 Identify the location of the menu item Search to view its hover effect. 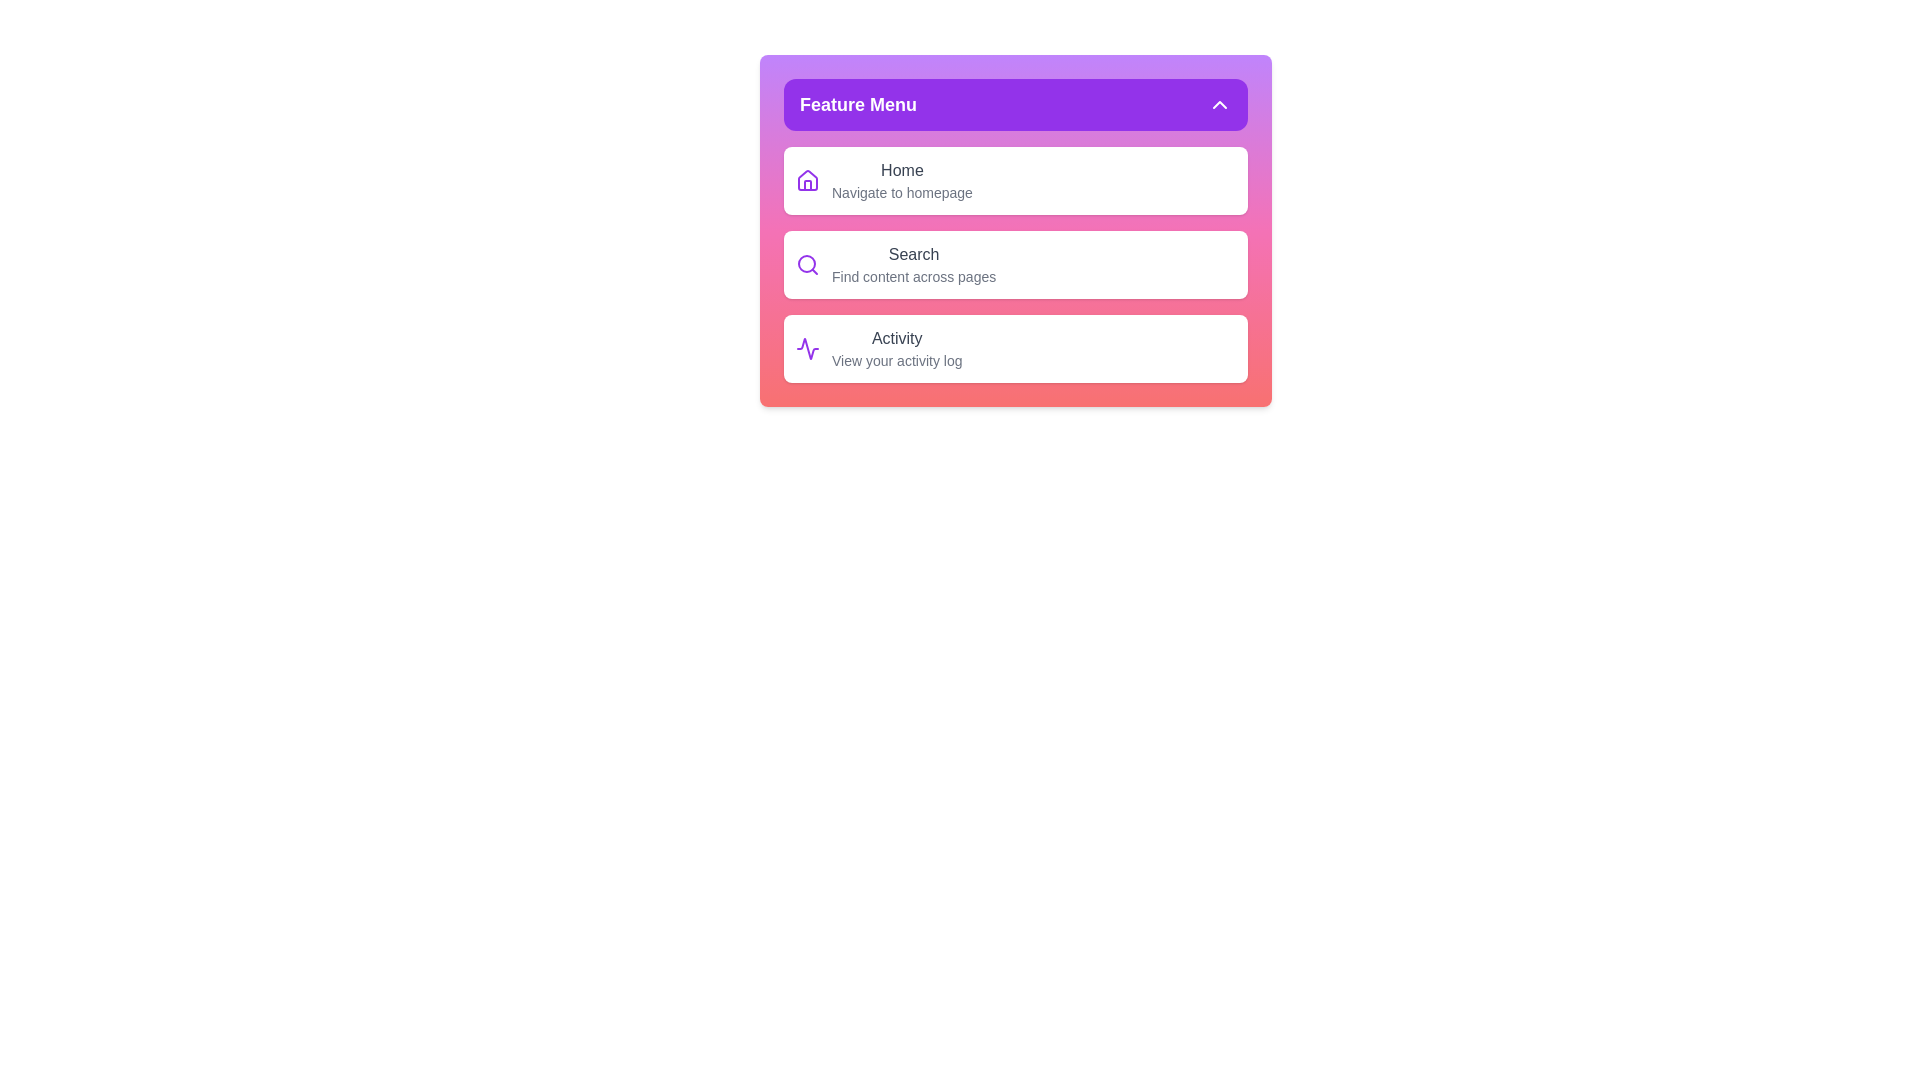
(1016, 264).